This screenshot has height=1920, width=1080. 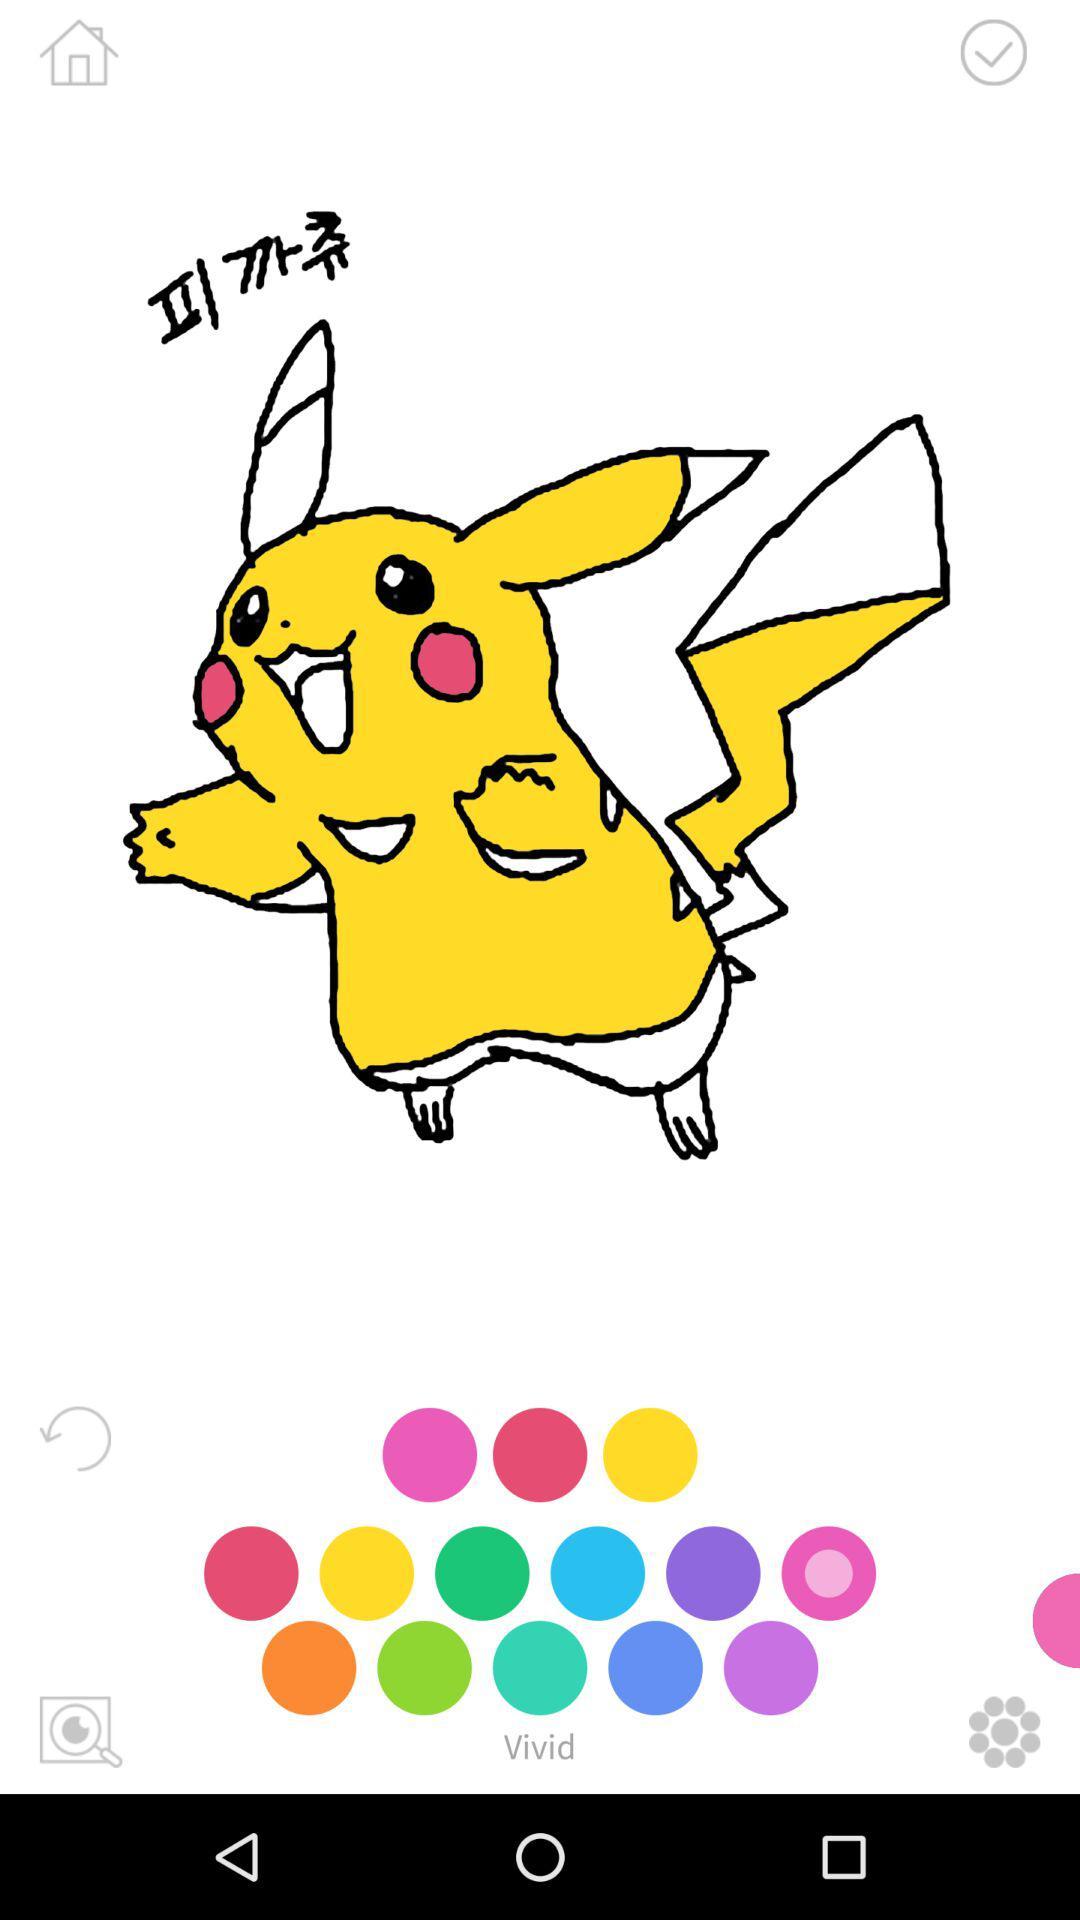 What do you see at coordinates (993, 52) in the screenshot?
I see `choose it` at bounding box center [993, 52].